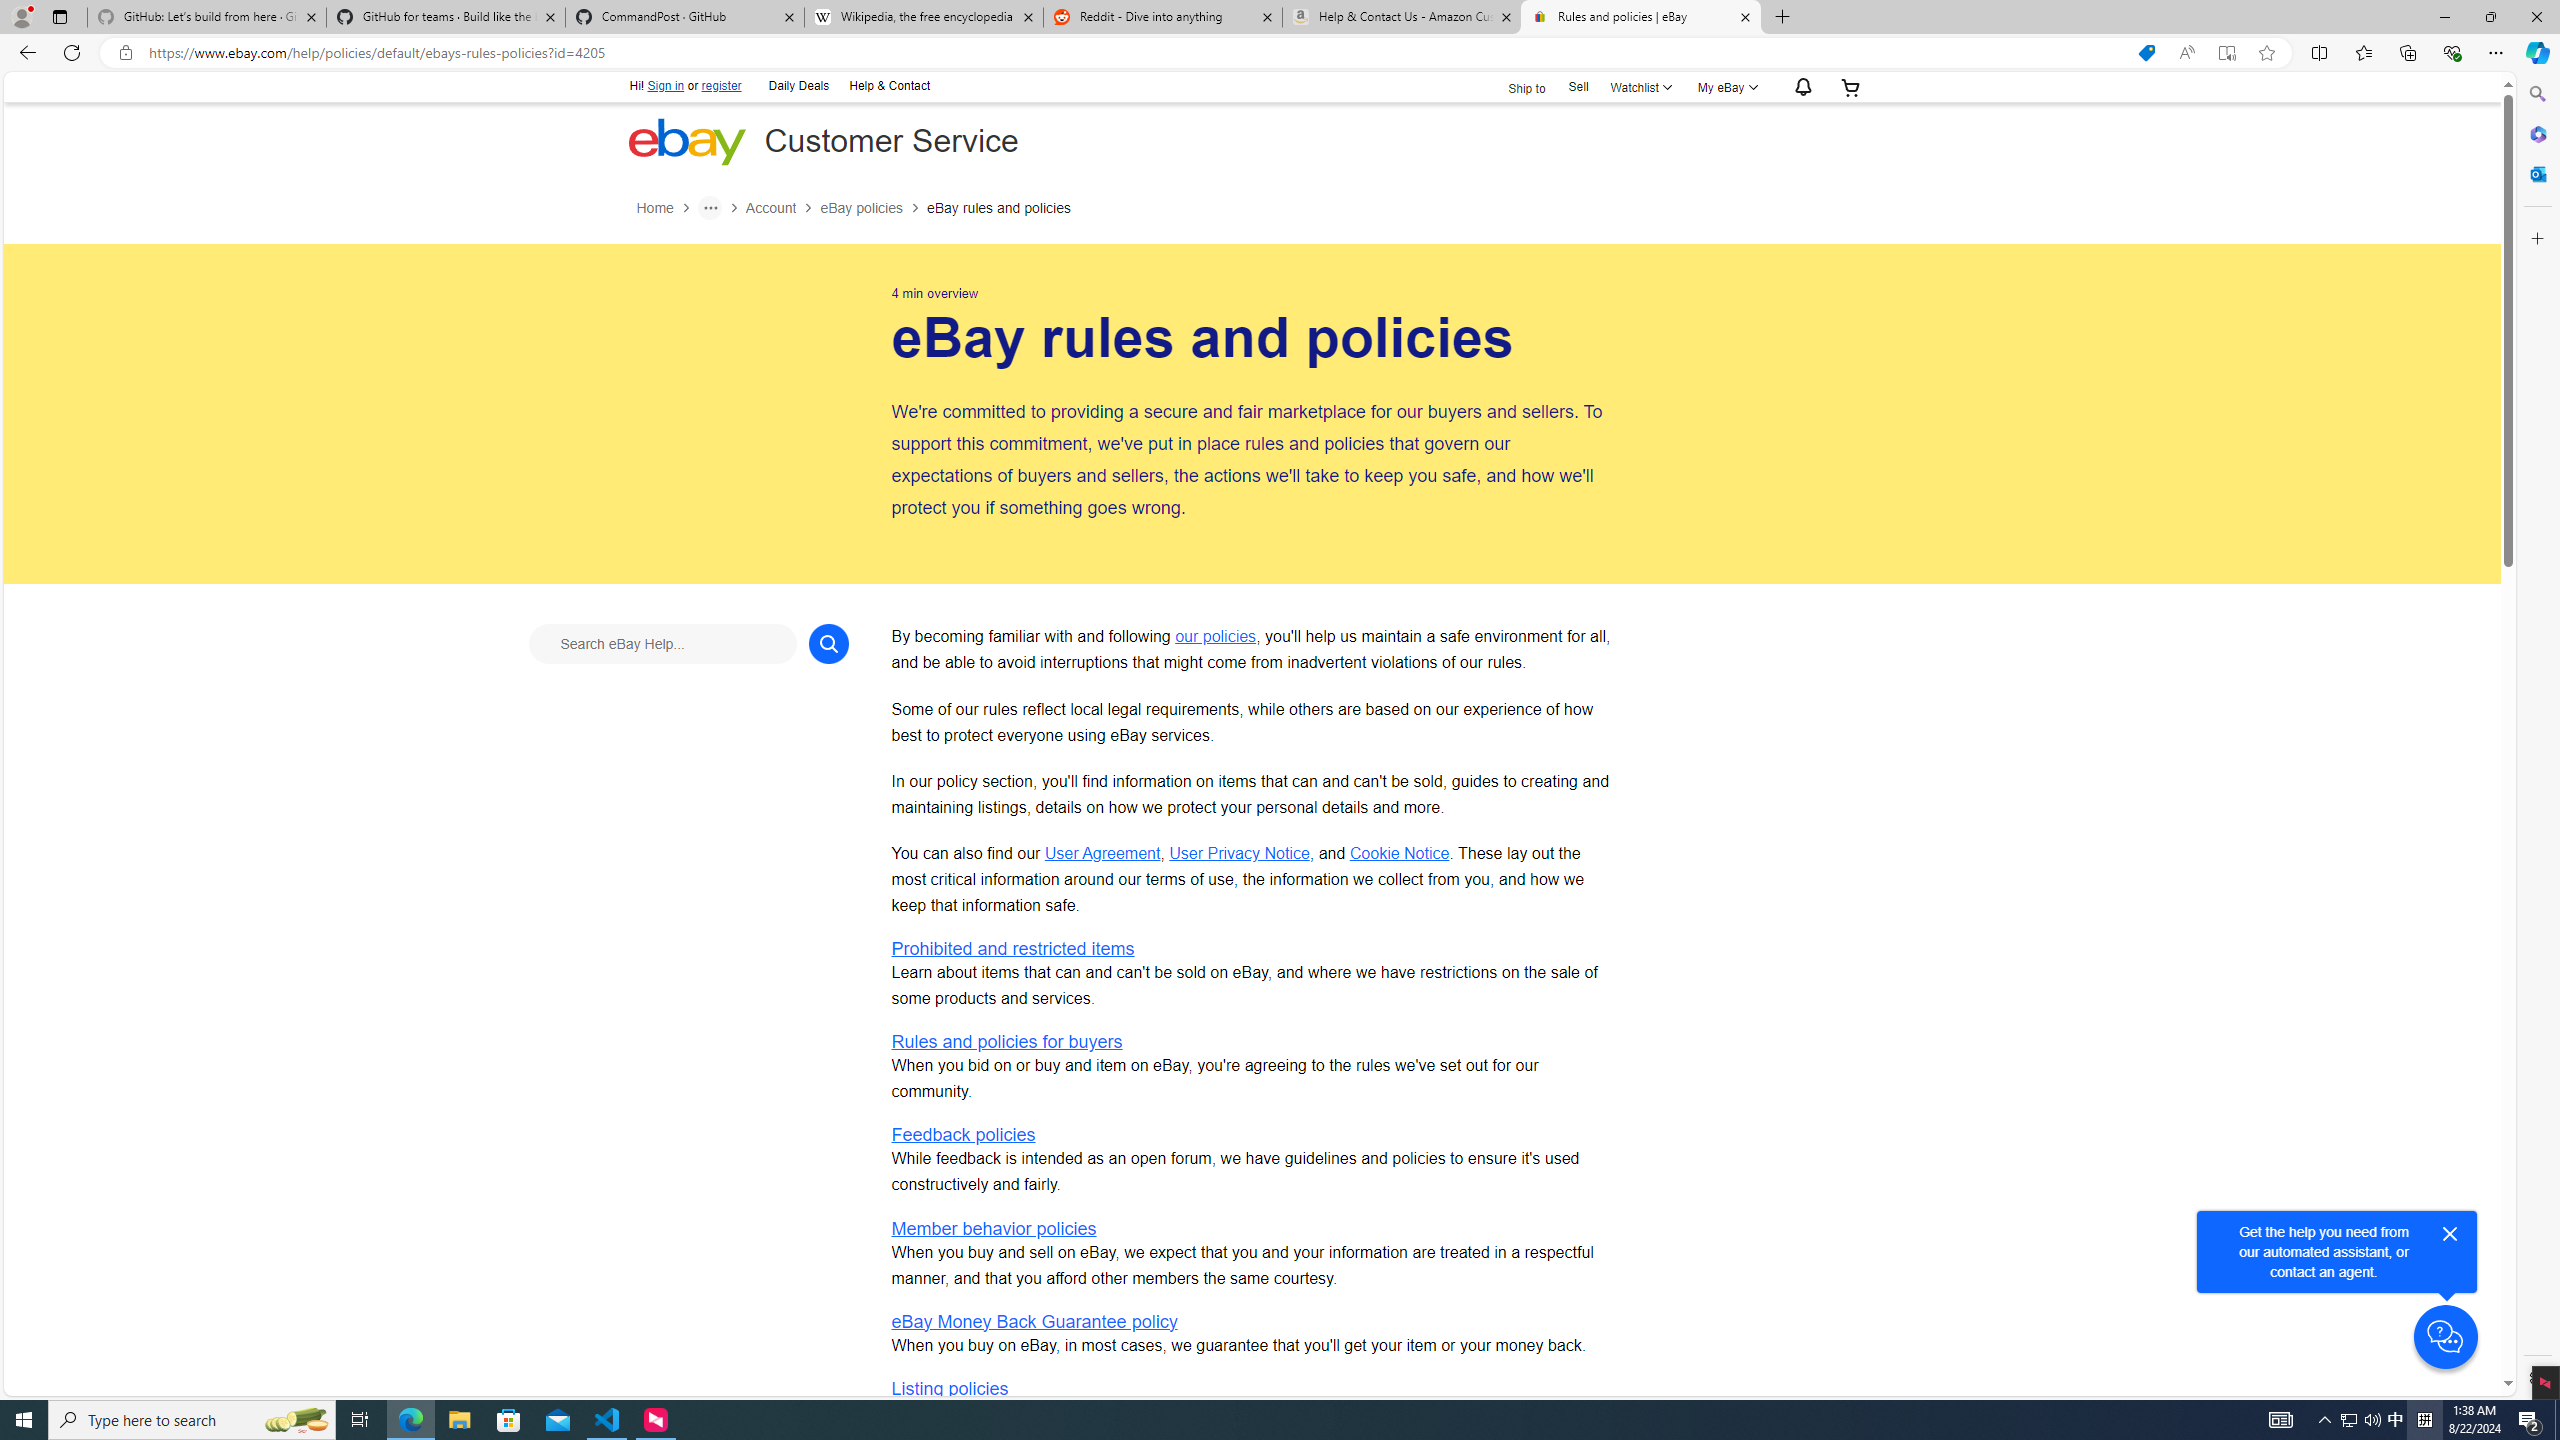  What do you see at coordinates (1725, 87) in the screenshot?
I see `'My eBay'` at bounding box center [1725, 87].